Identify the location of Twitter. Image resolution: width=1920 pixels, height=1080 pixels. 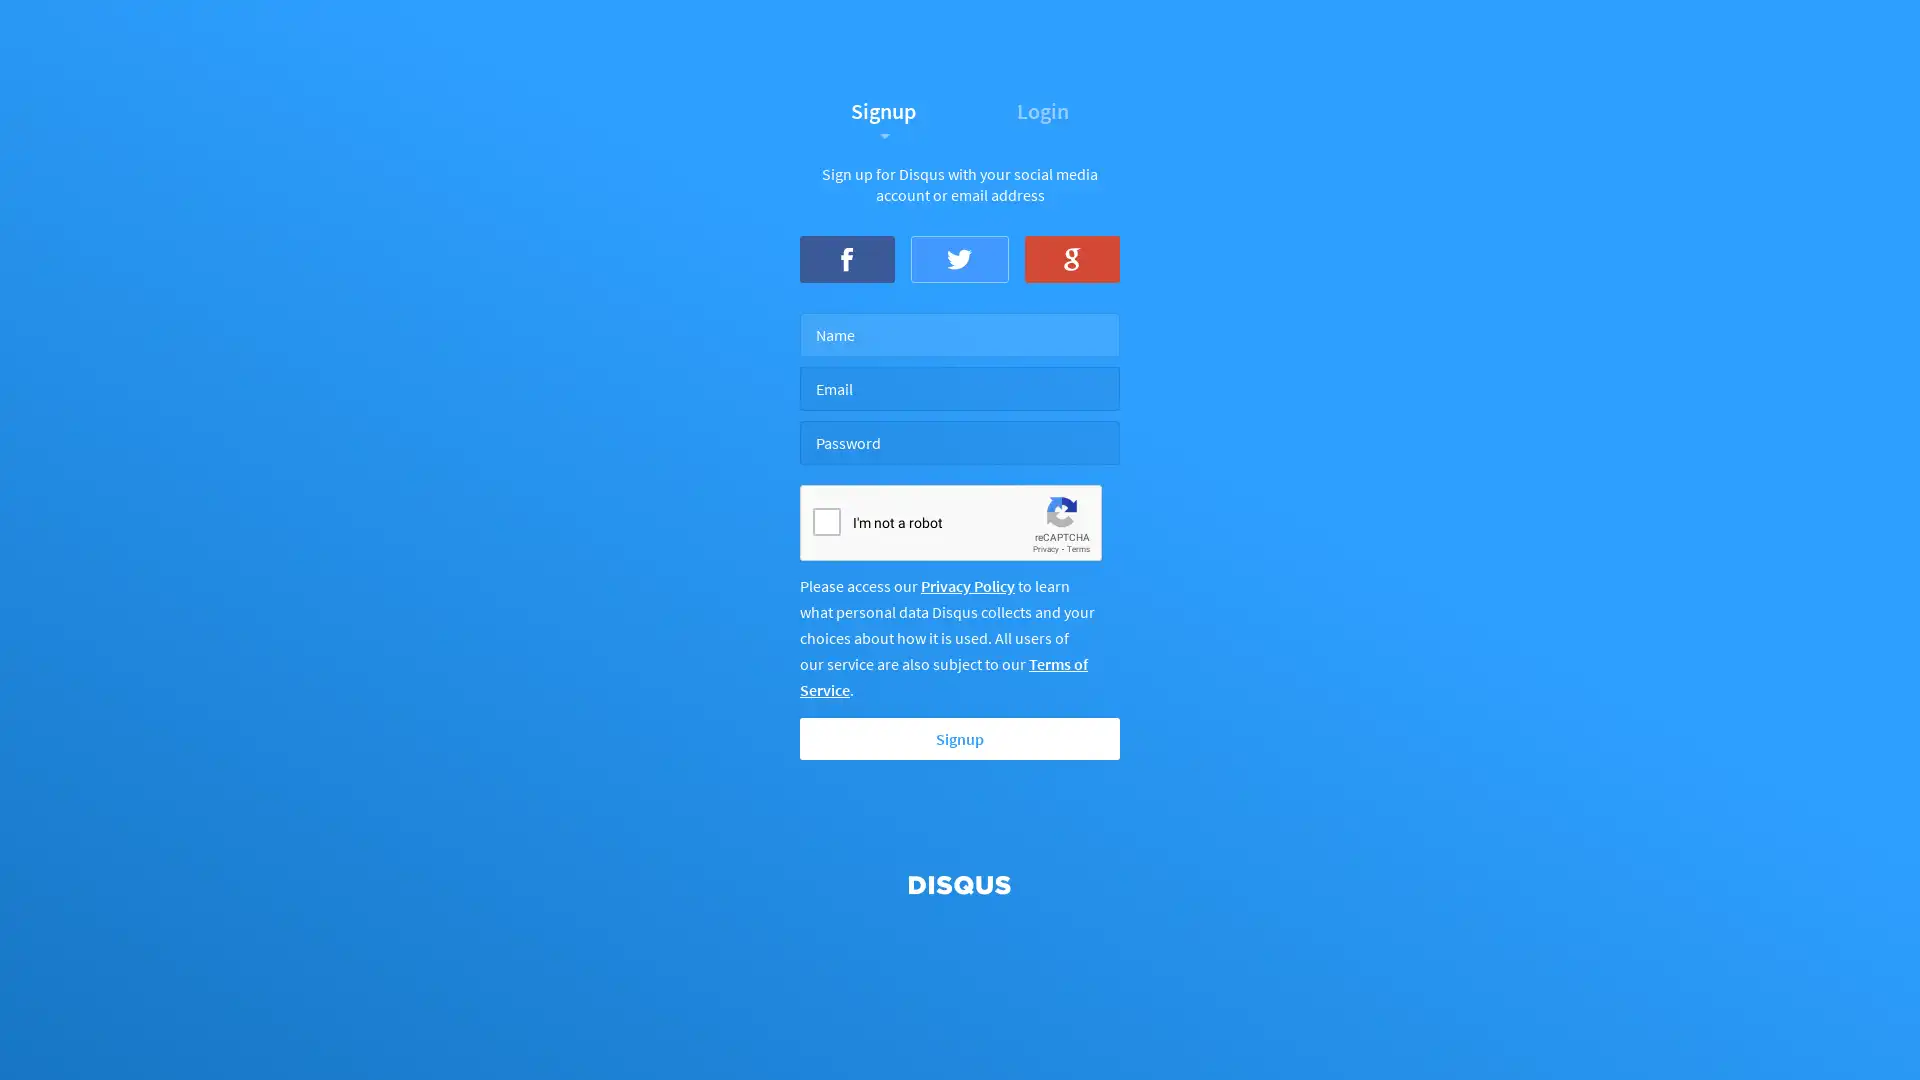
(958, 257).